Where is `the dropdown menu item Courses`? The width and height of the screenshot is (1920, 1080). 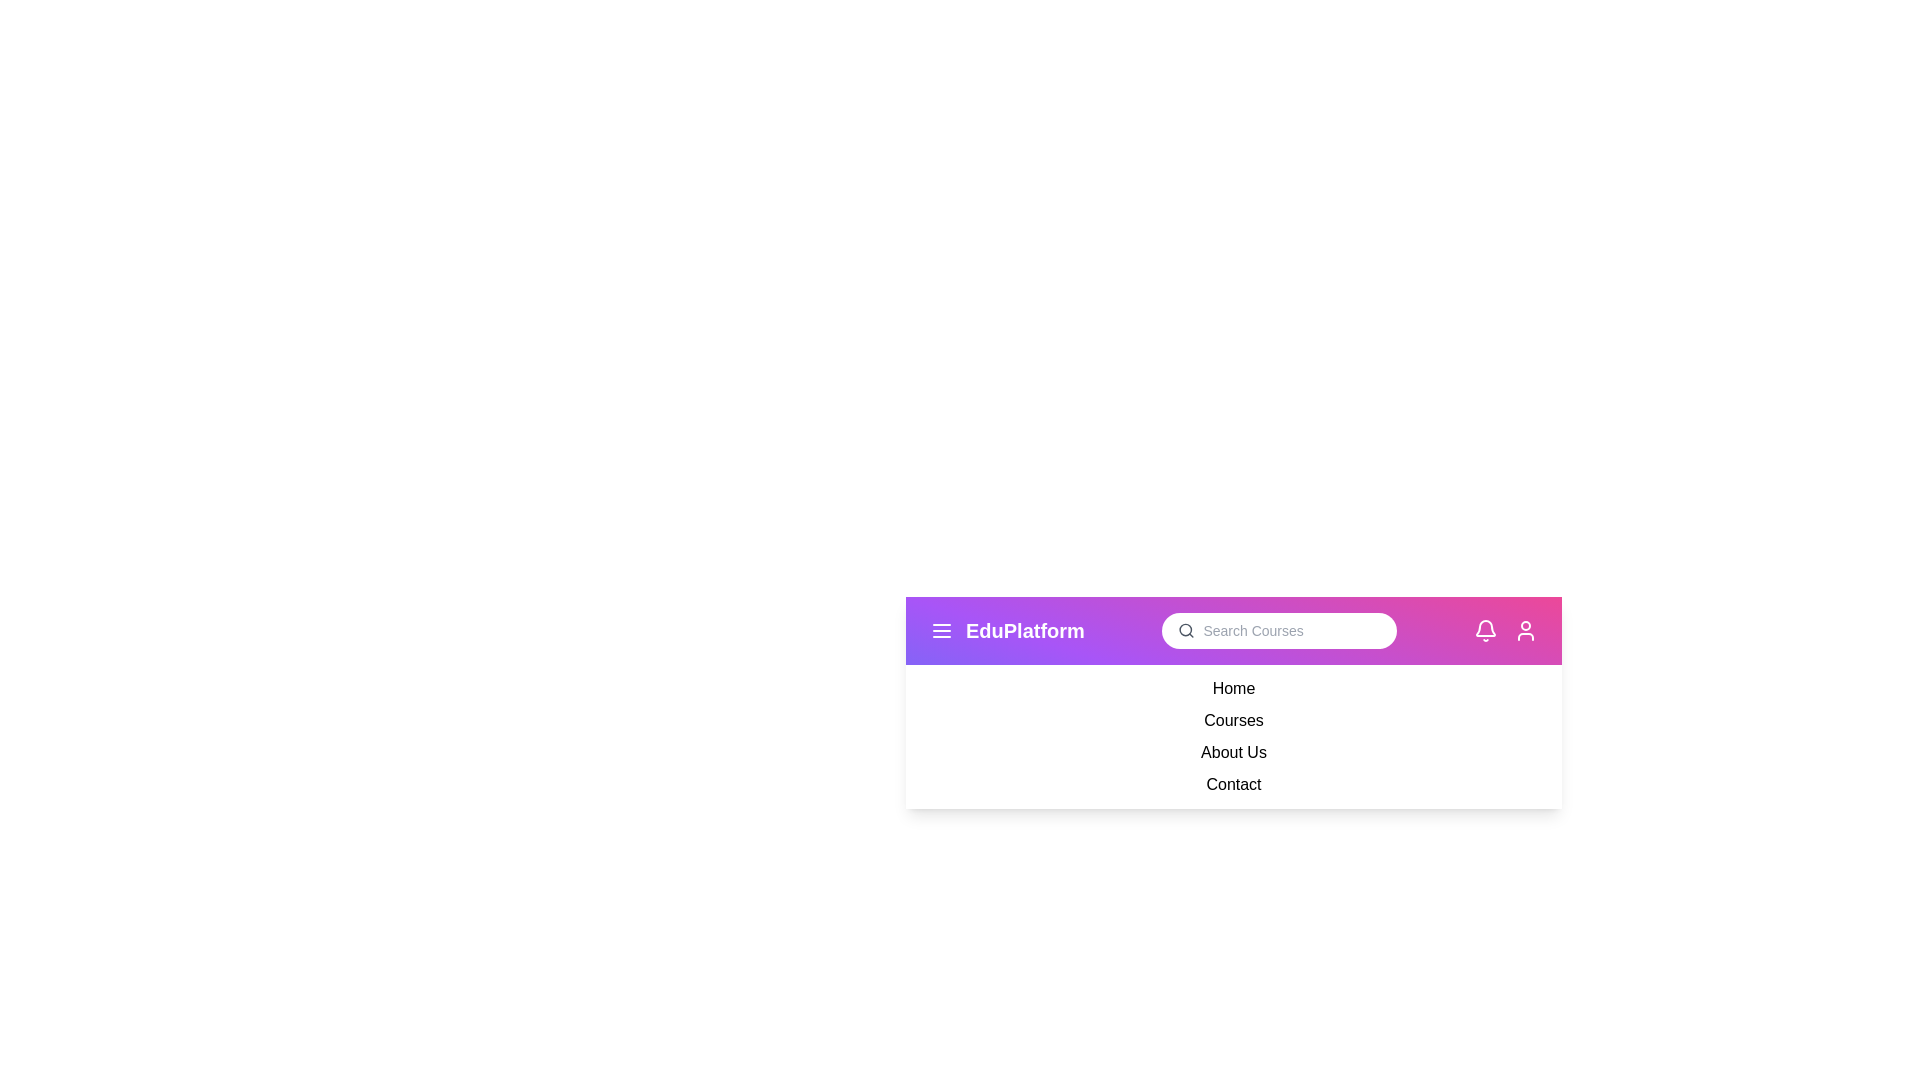 the dropdown menu item Courses is located at coordinates (1232, 721).